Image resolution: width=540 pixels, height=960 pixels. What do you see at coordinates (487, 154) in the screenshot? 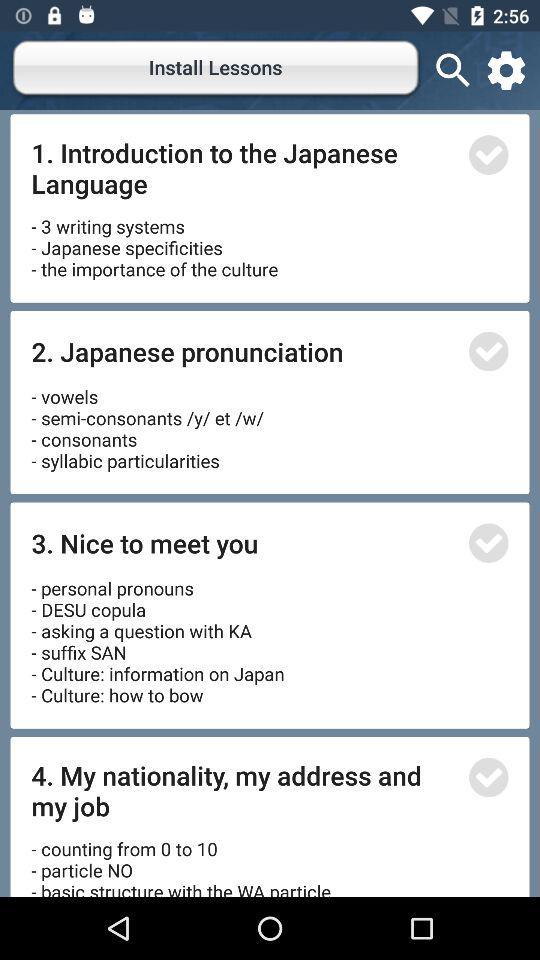
I see `install` at bounding box center [487, 154].